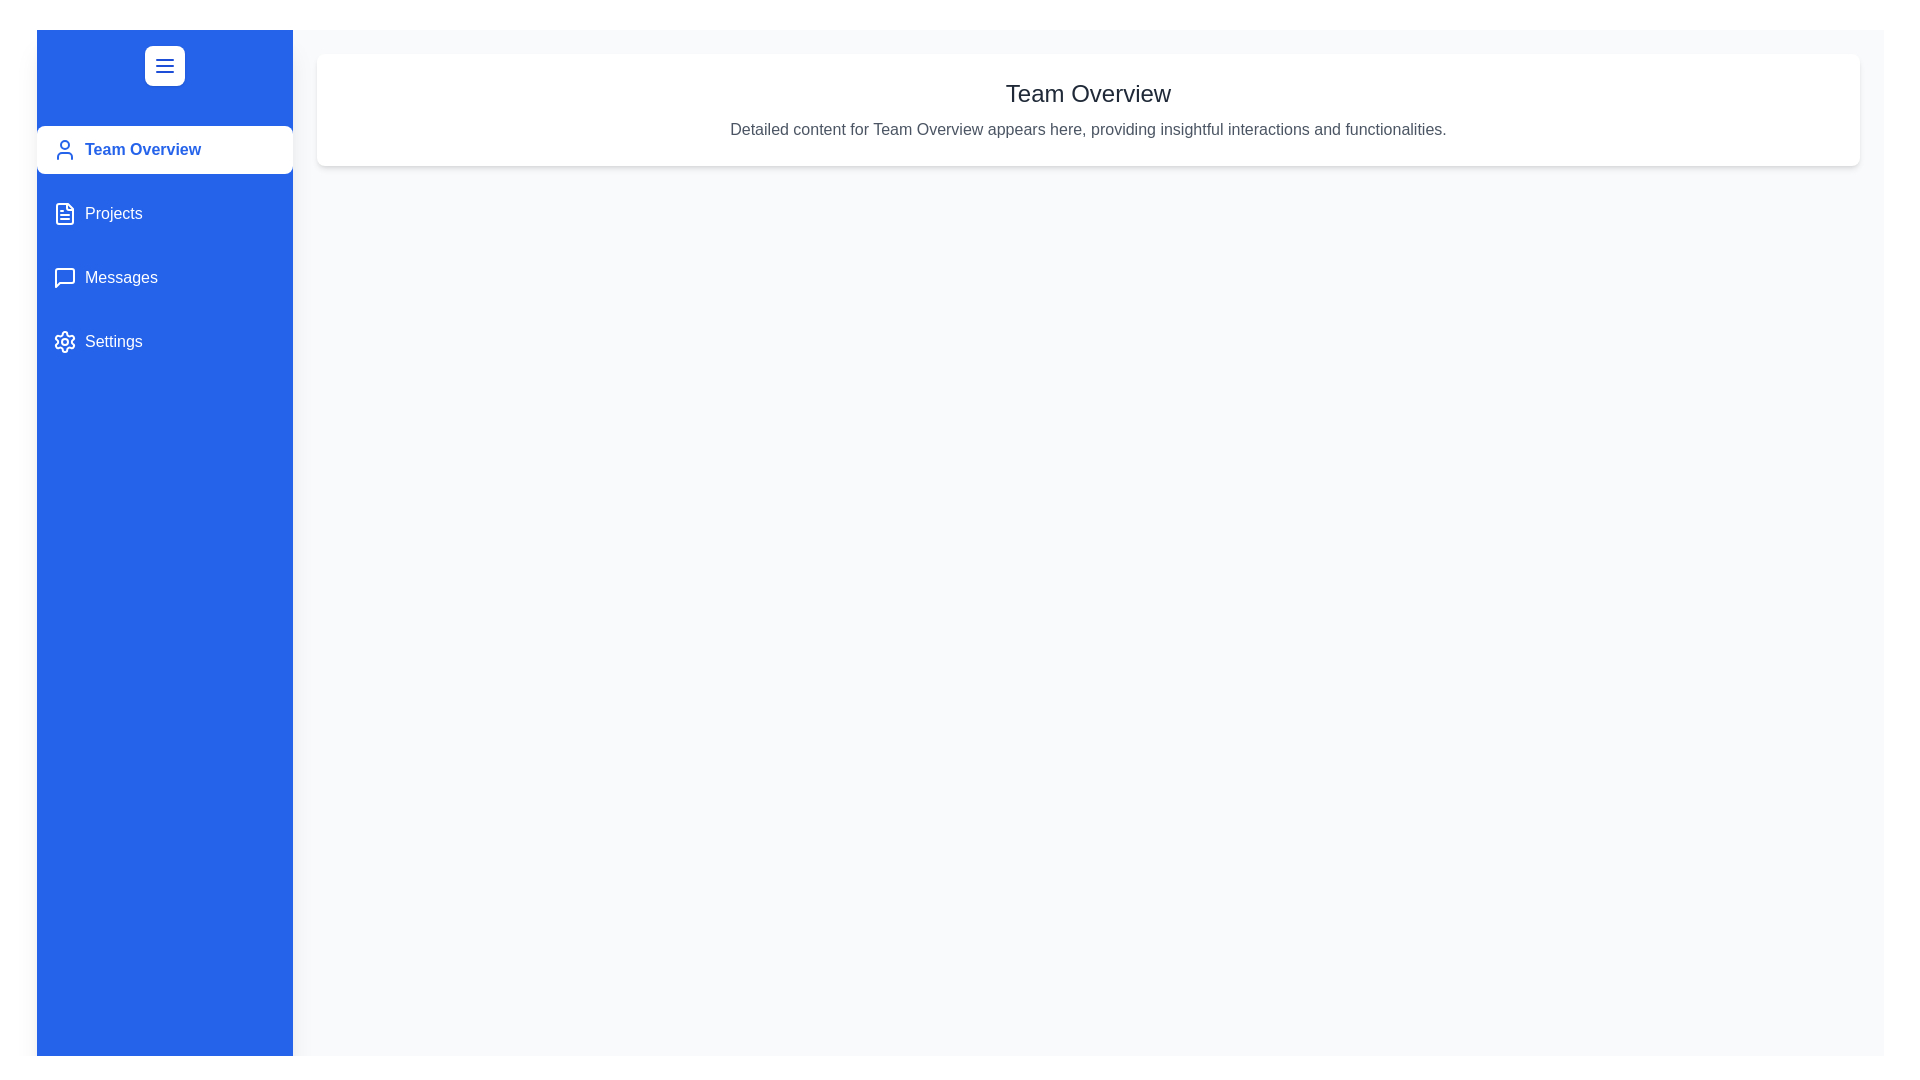 Image resolution: width=1920 pixels, height=1080 pixels. I want to click on the panel Settings from the sidebar, so click(164, 341).